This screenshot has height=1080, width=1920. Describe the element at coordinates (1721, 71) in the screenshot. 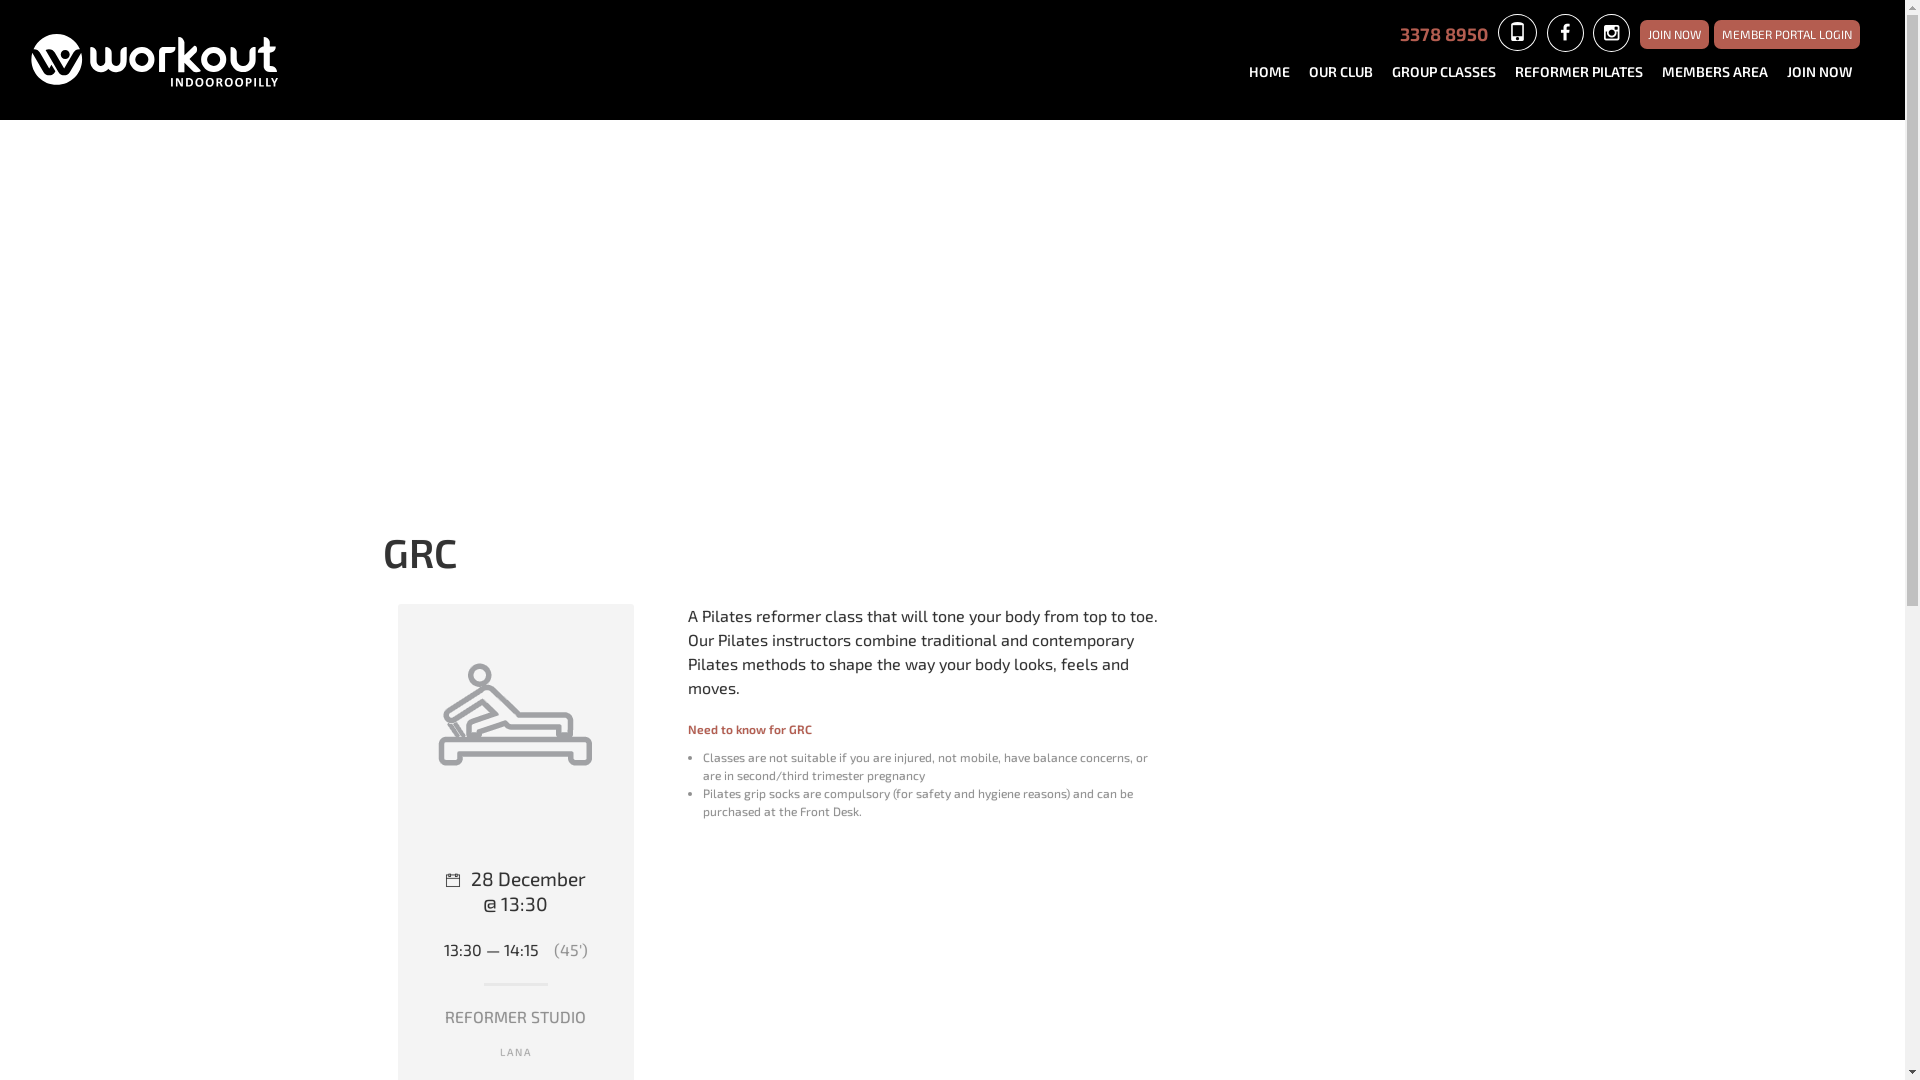

I see `'MEMBERS AREA'` at that location.